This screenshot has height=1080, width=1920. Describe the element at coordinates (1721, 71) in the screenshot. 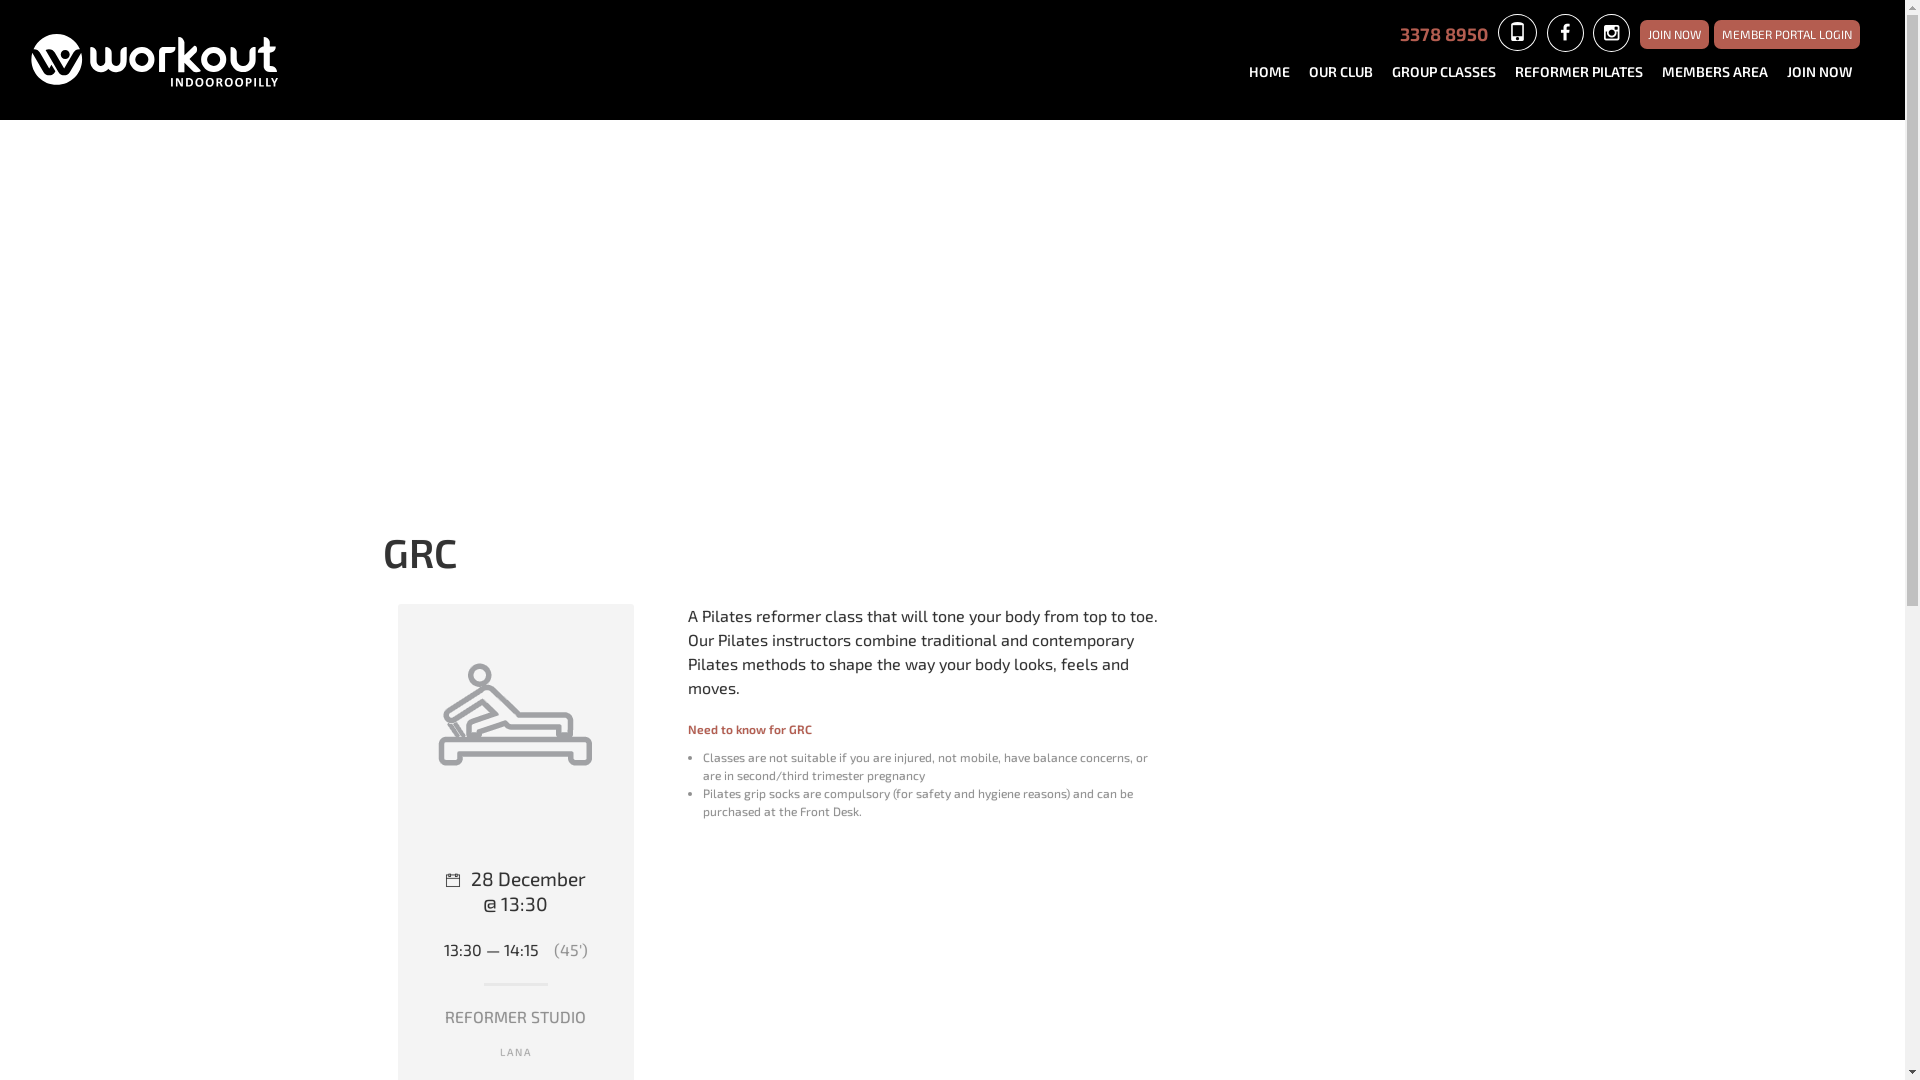

I see `'MEMBERS AREA'` at that location.